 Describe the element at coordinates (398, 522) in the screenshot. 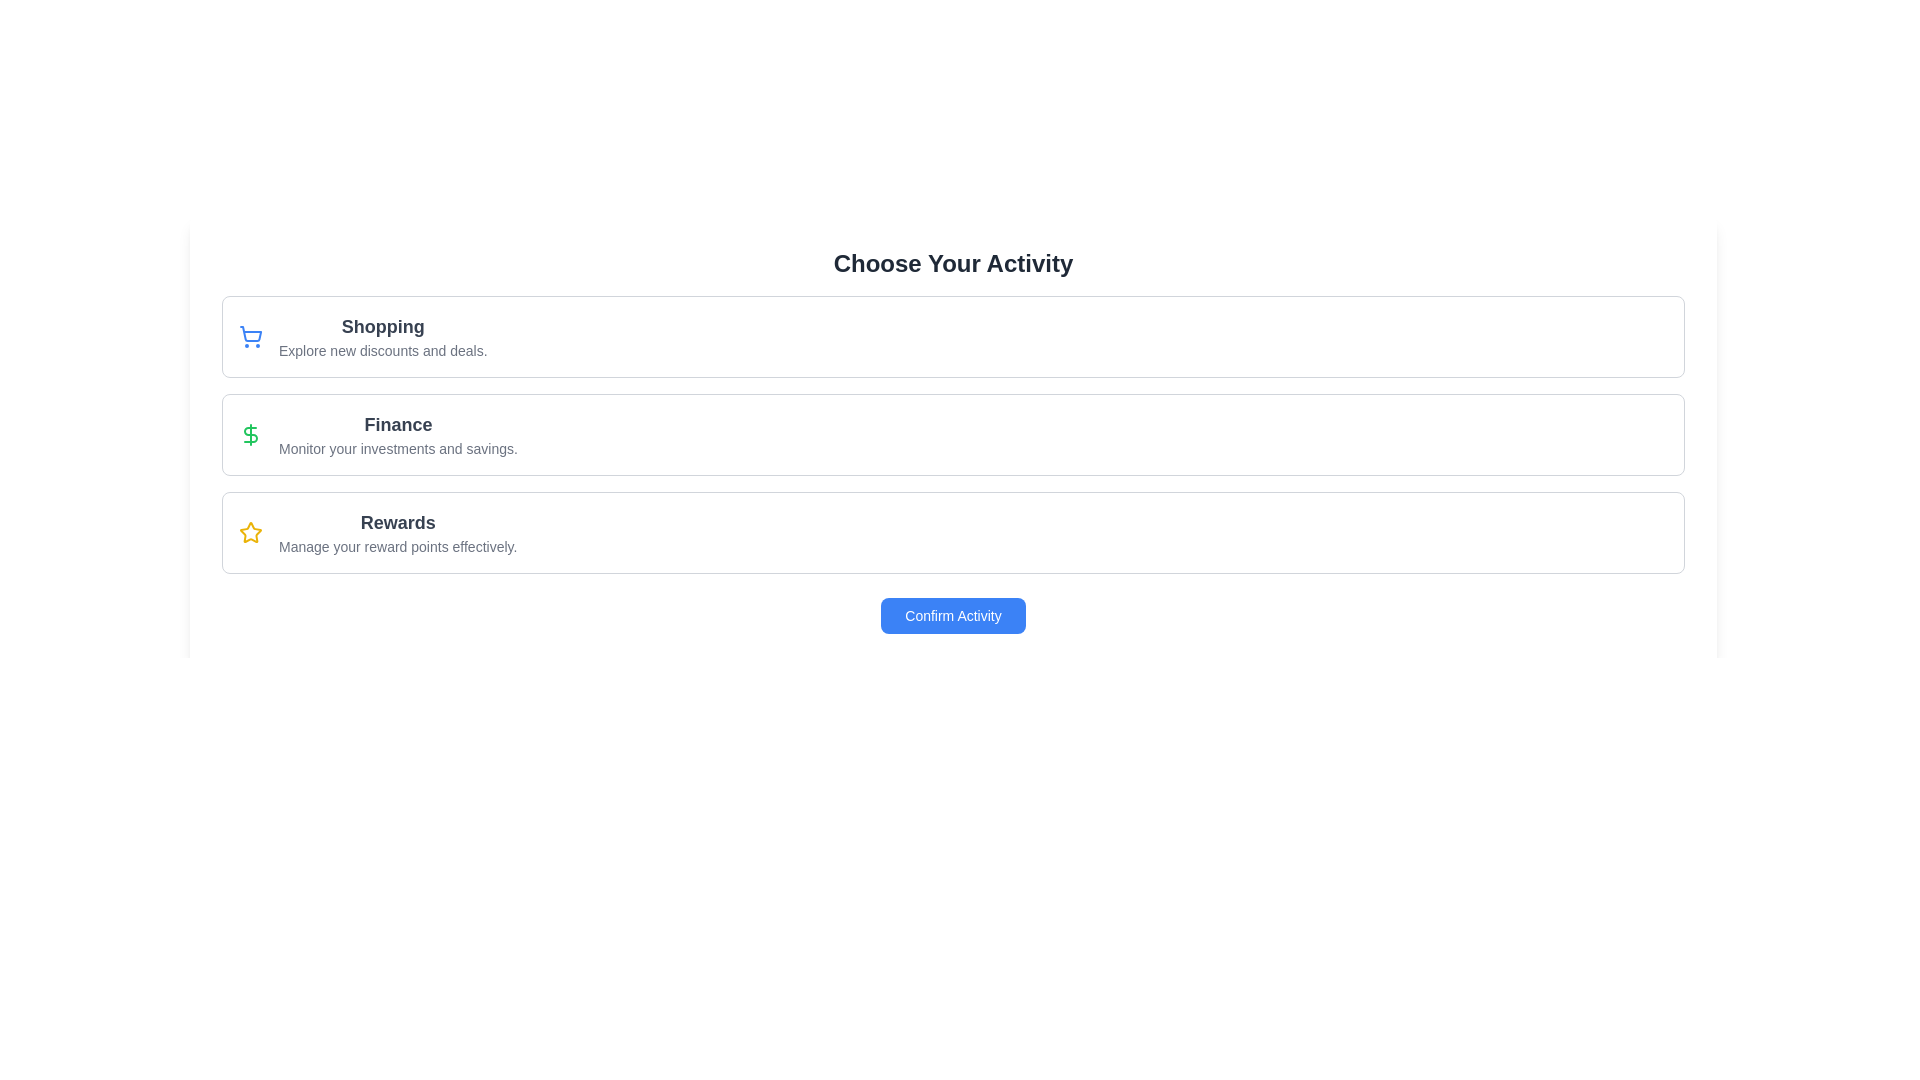

I see `the 'Rewards' text label, which serves as a header for the rewards section, located in the third box of a vertically stacked group of sections` at that location.